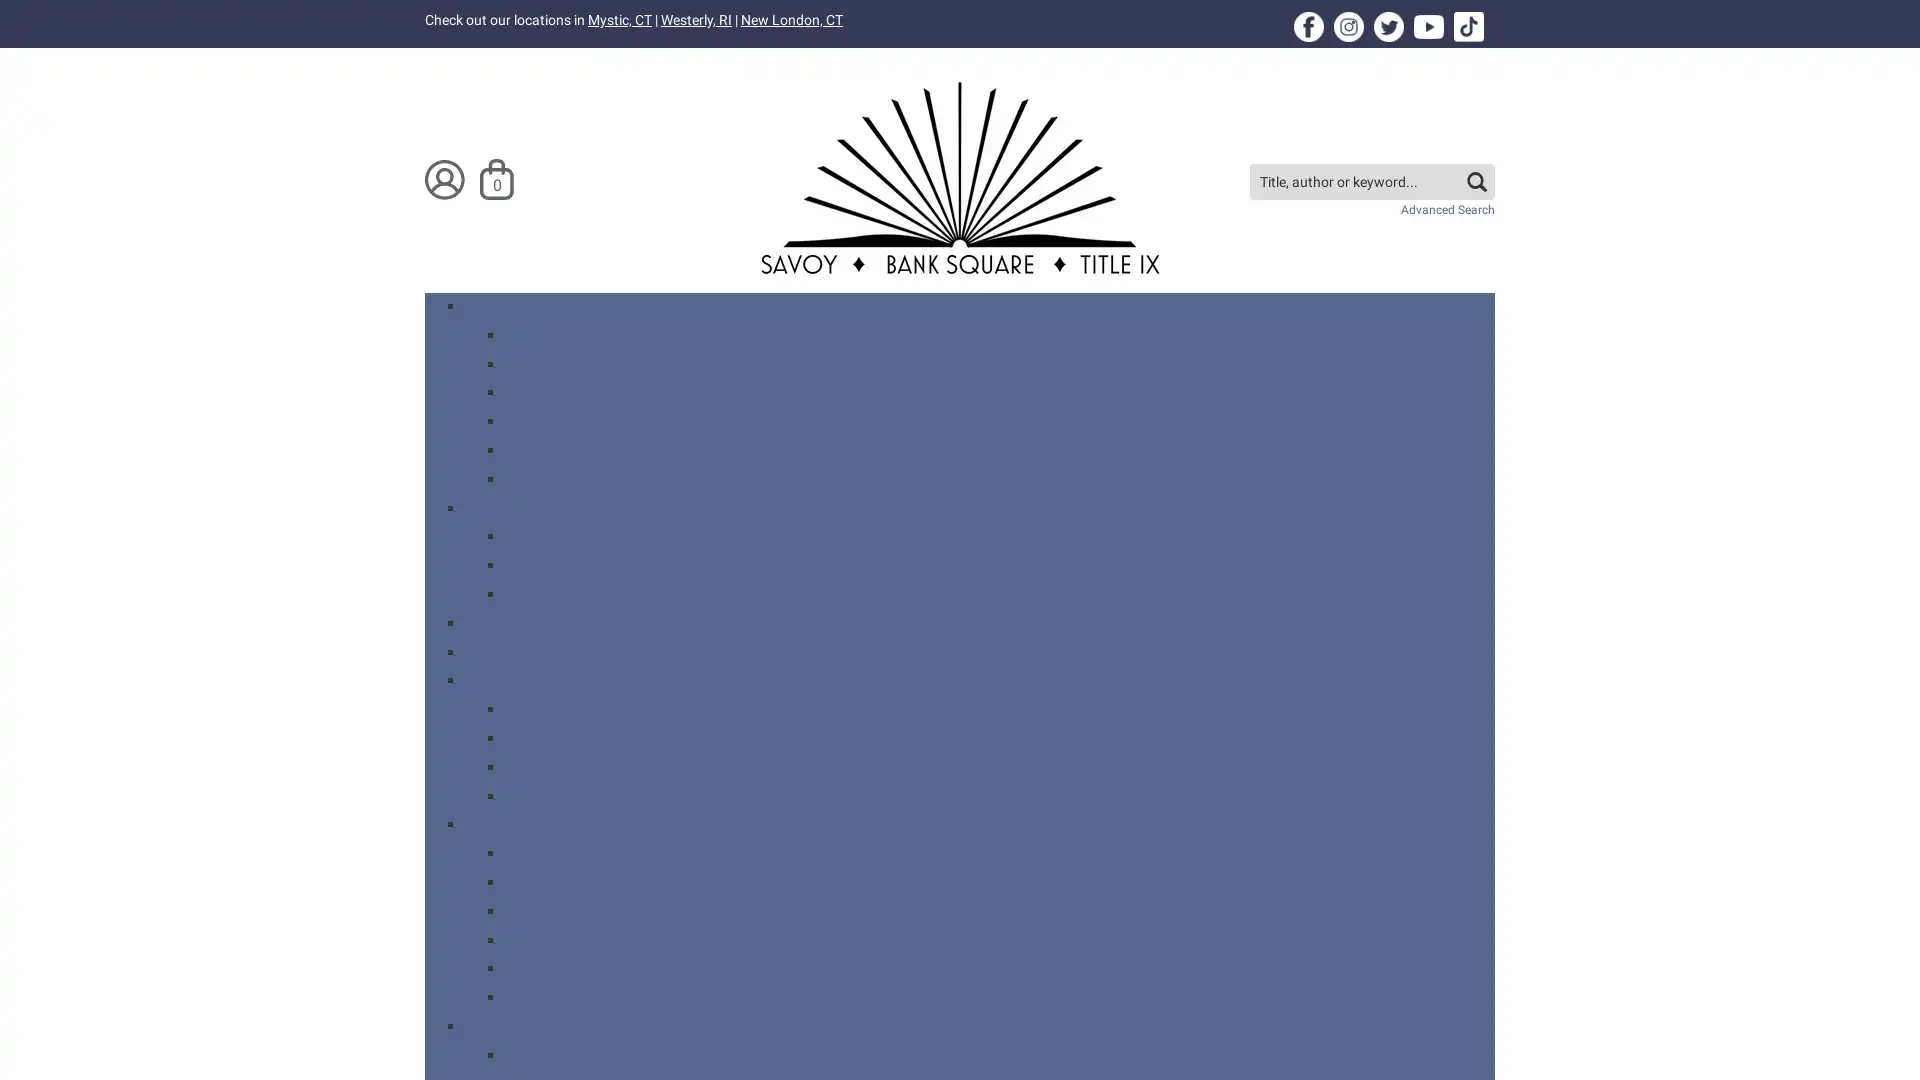 The height and width of the screenshot is (1080, 1920). I want to click on search, so click(1474, 216).